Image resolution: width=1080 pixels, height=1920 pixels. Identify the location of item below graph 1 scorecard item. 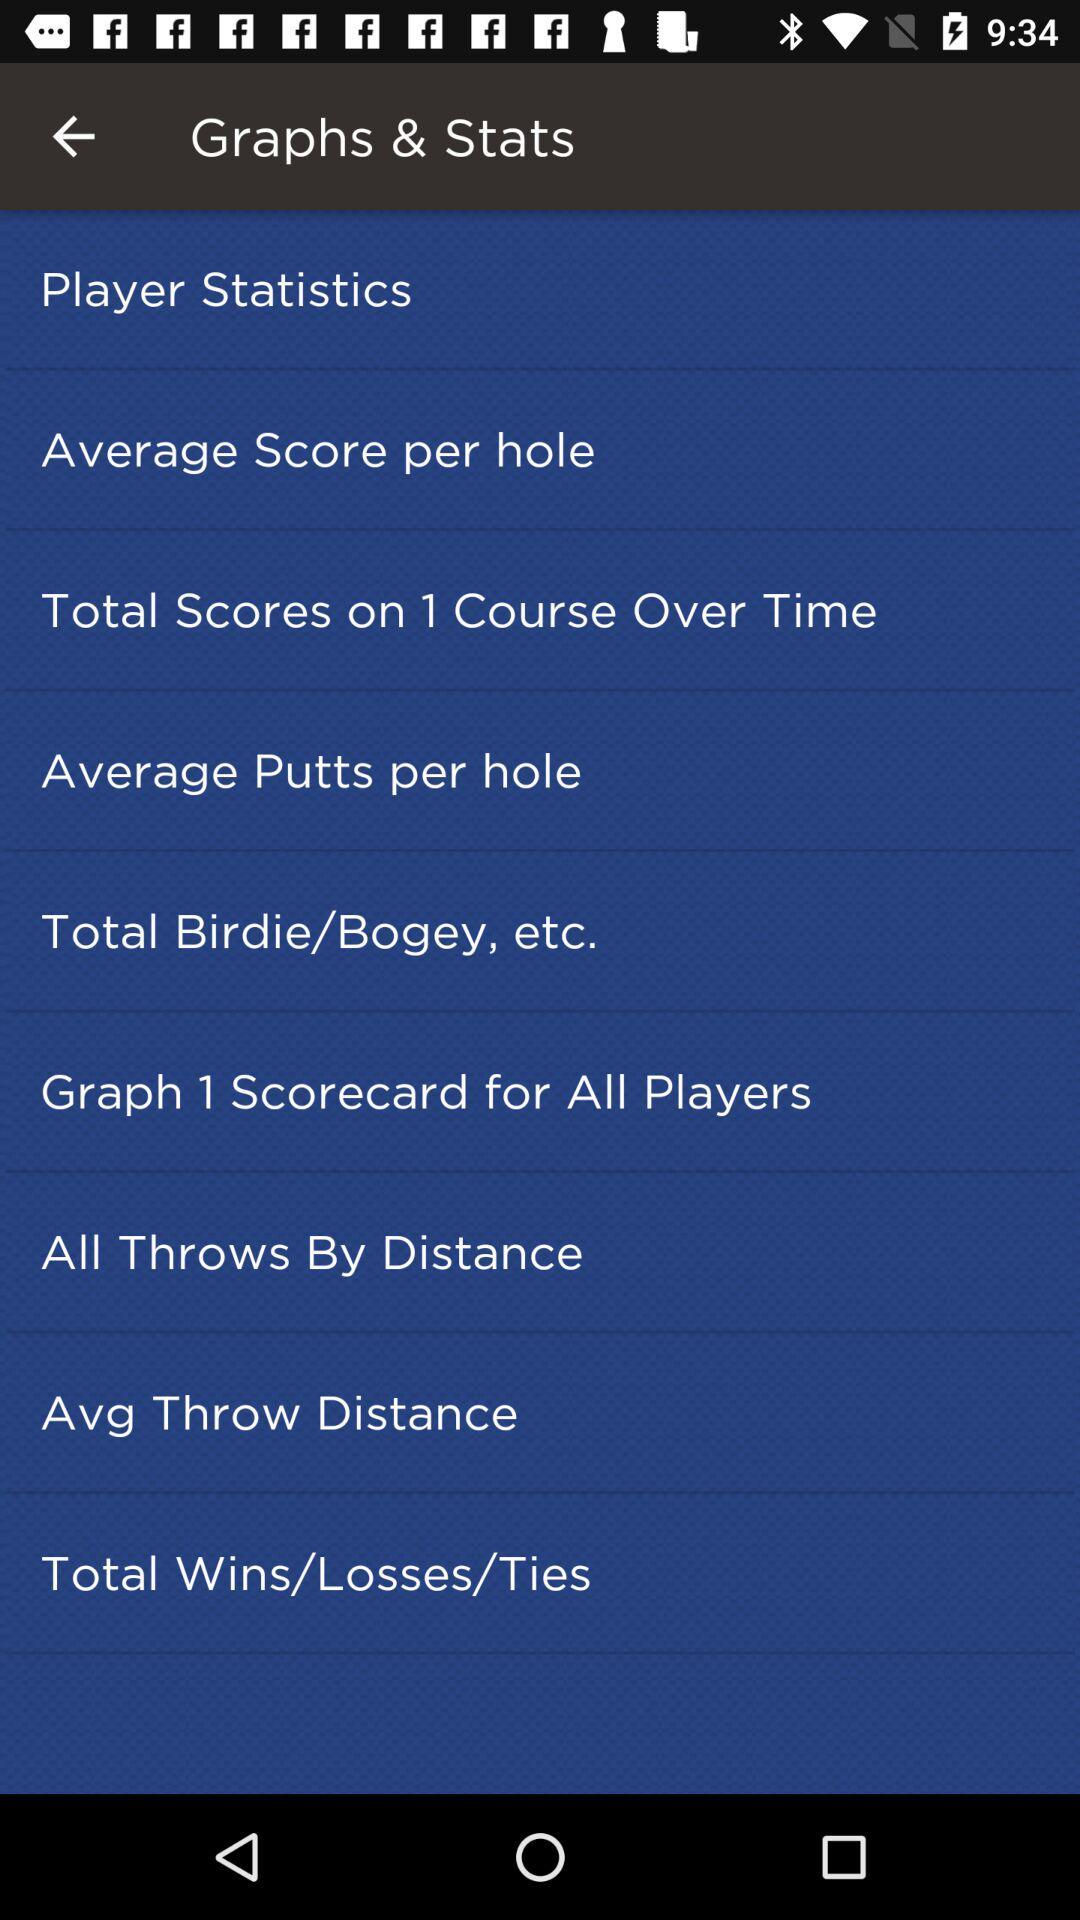
(546, 1250).